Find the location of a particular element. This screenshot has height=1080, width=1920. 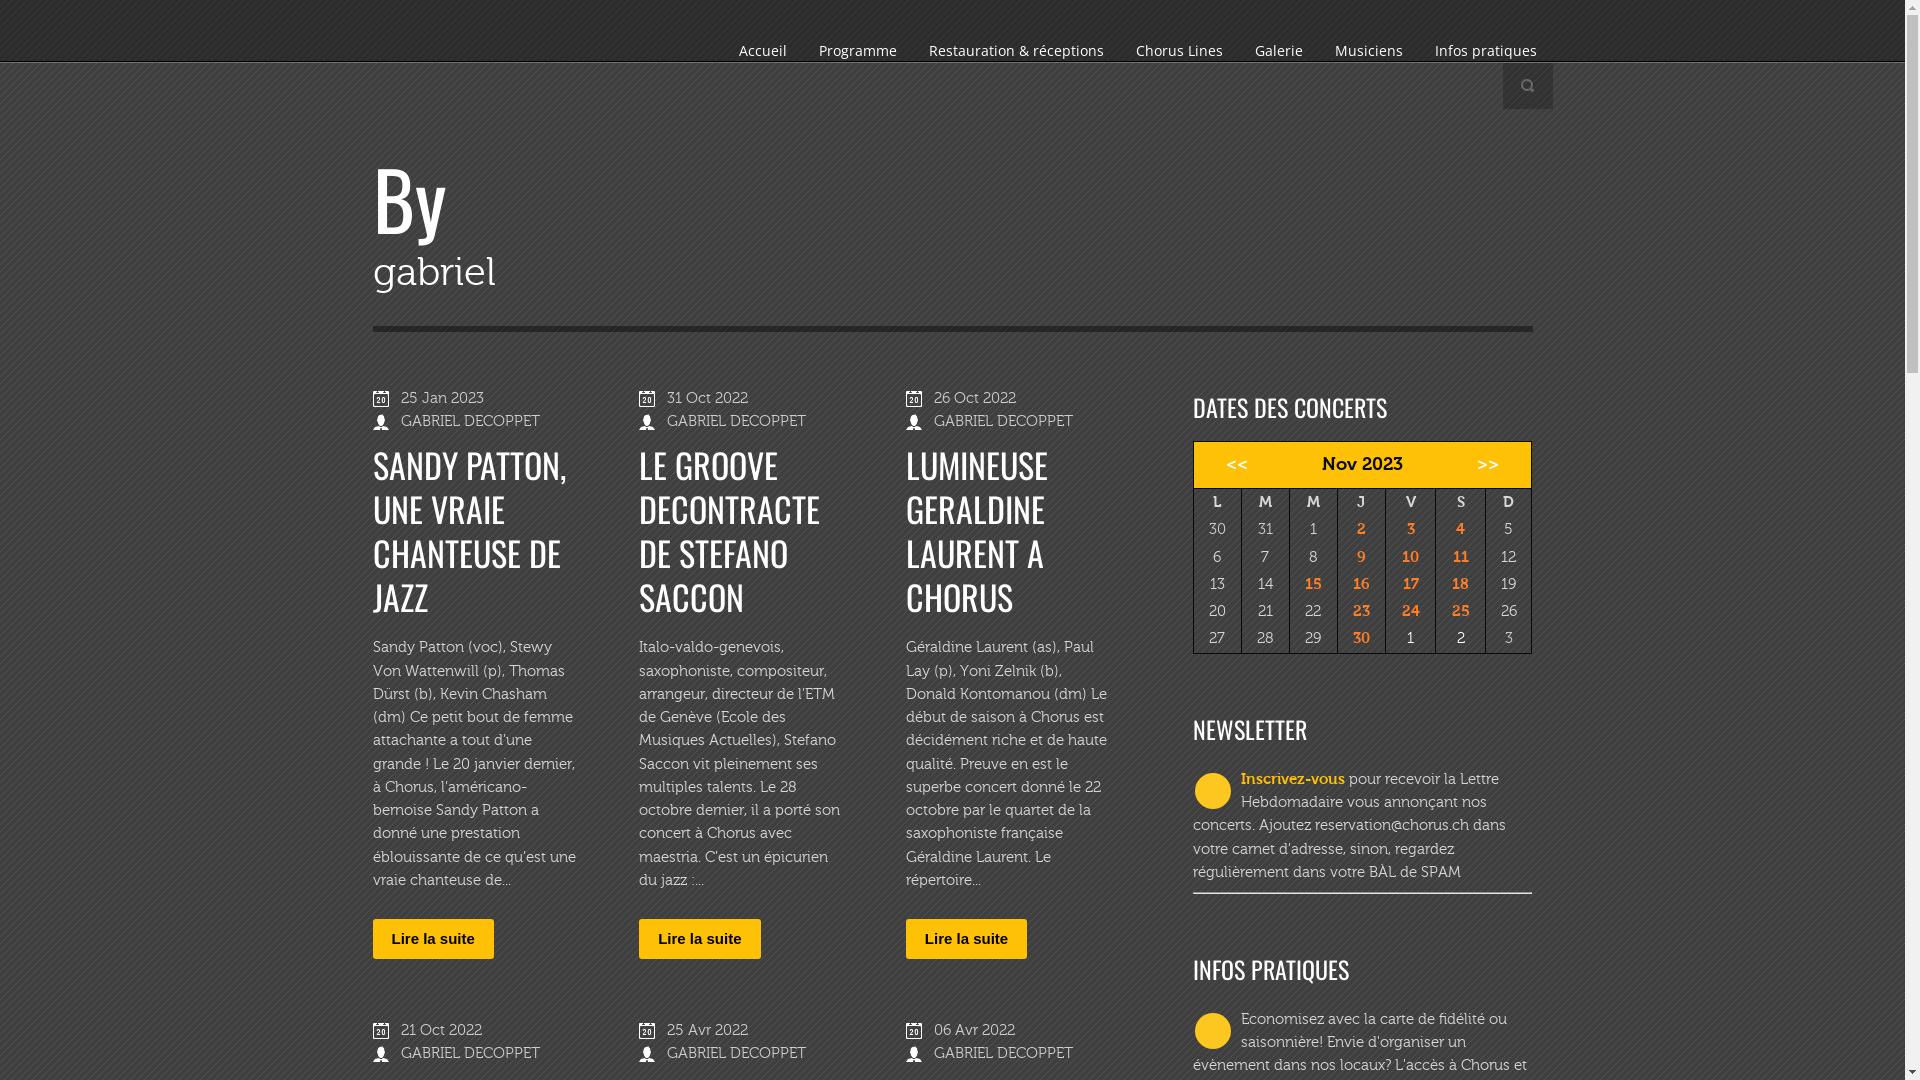

'Musiciens' is located at coordinates (1367, 49).